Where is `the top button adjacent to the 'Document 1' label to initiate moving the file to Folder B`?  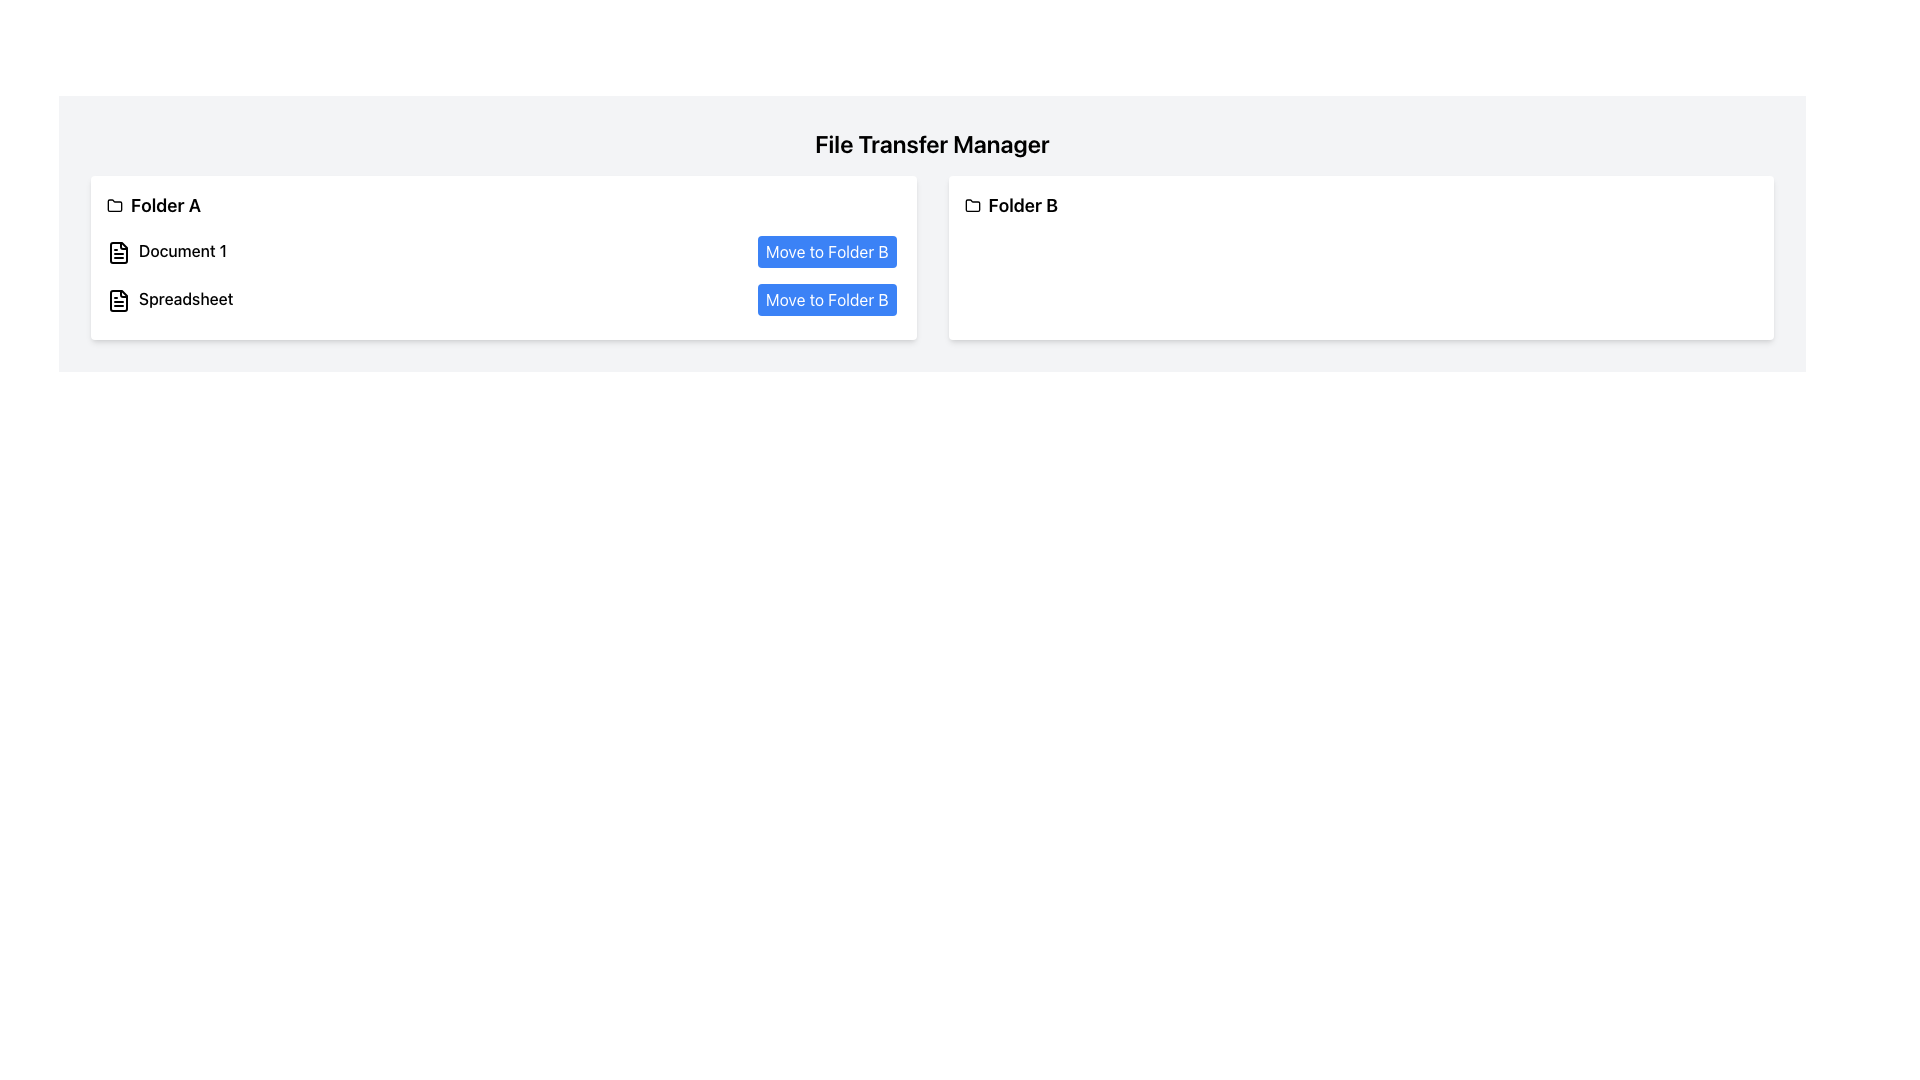
the top button adjacent to the 'Document 1' label to initiate moving the file to Folder B is located at coordinates (827, 250).